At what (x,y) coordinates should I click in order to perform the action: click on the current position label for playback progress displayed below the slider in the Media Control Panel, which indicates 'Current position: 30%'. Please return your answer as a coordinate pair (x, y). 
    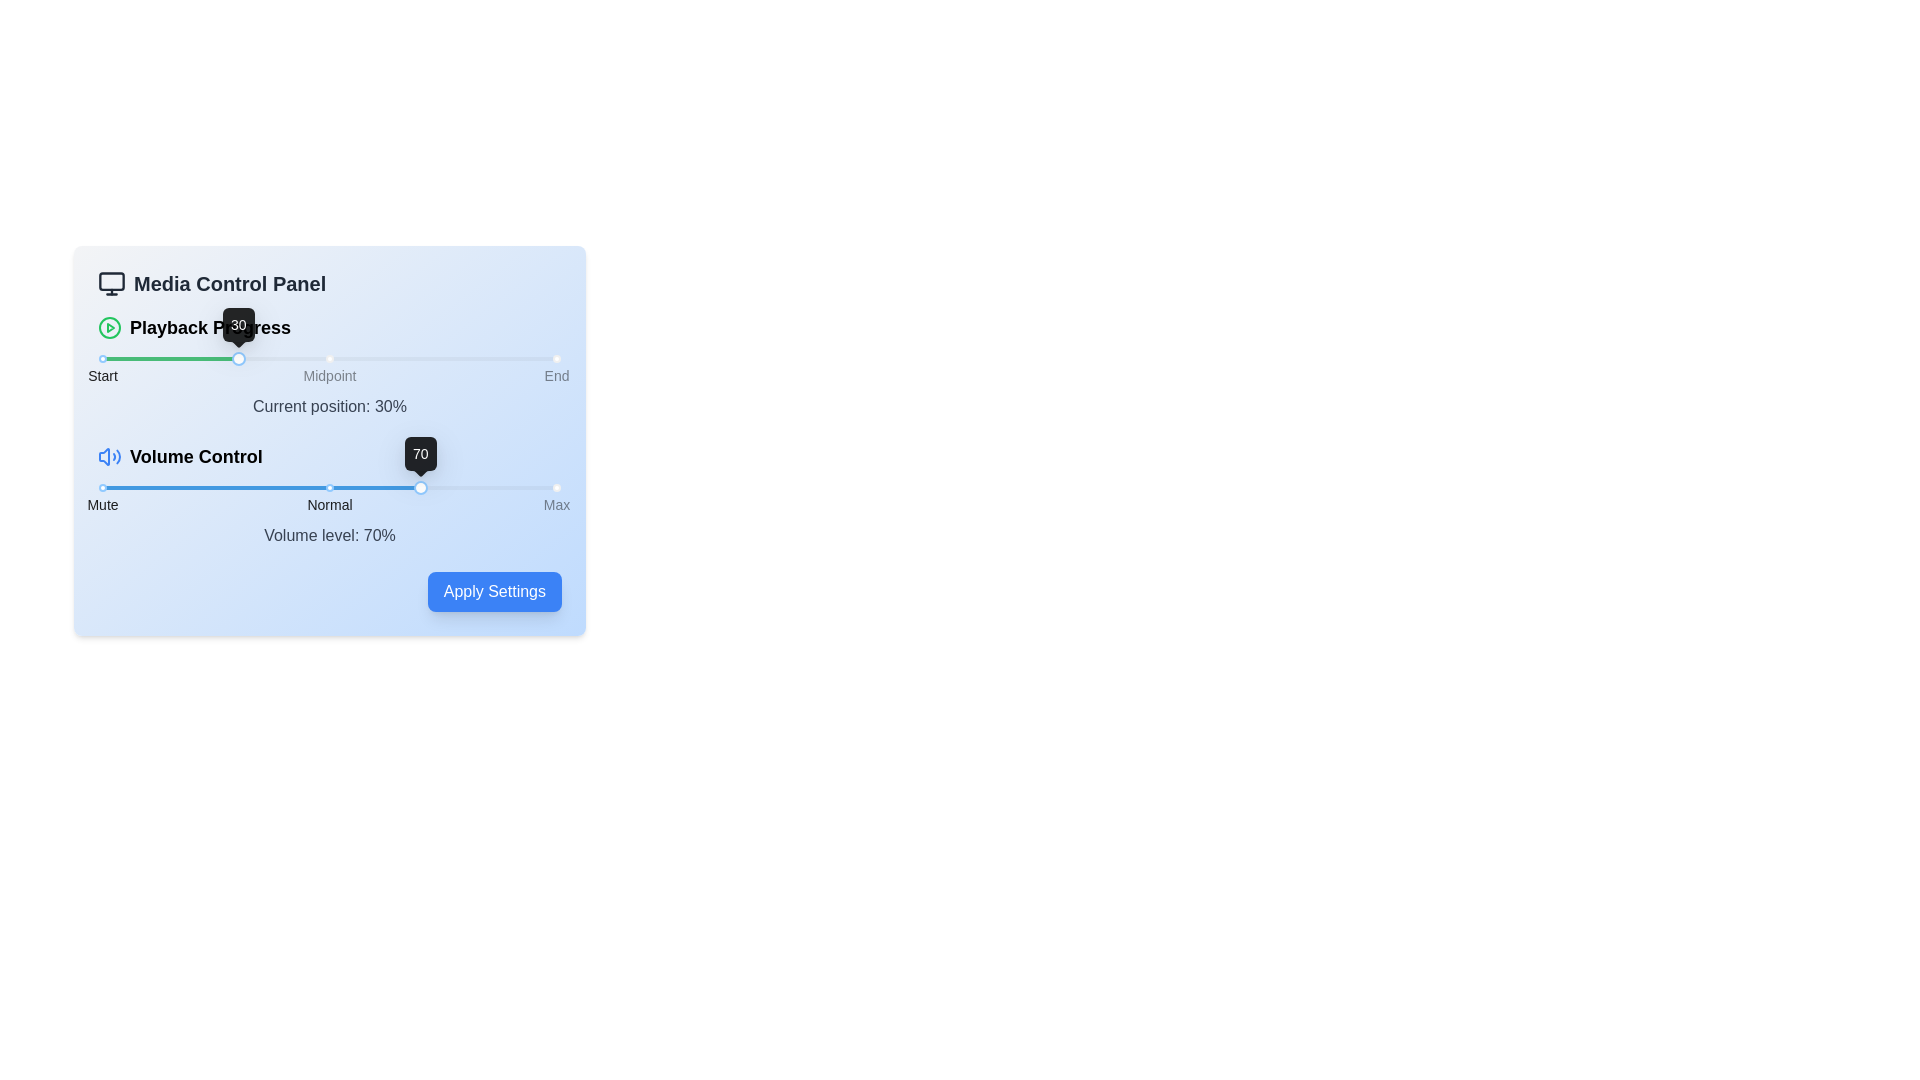
    Looking at the image, I should click on (330, 366).